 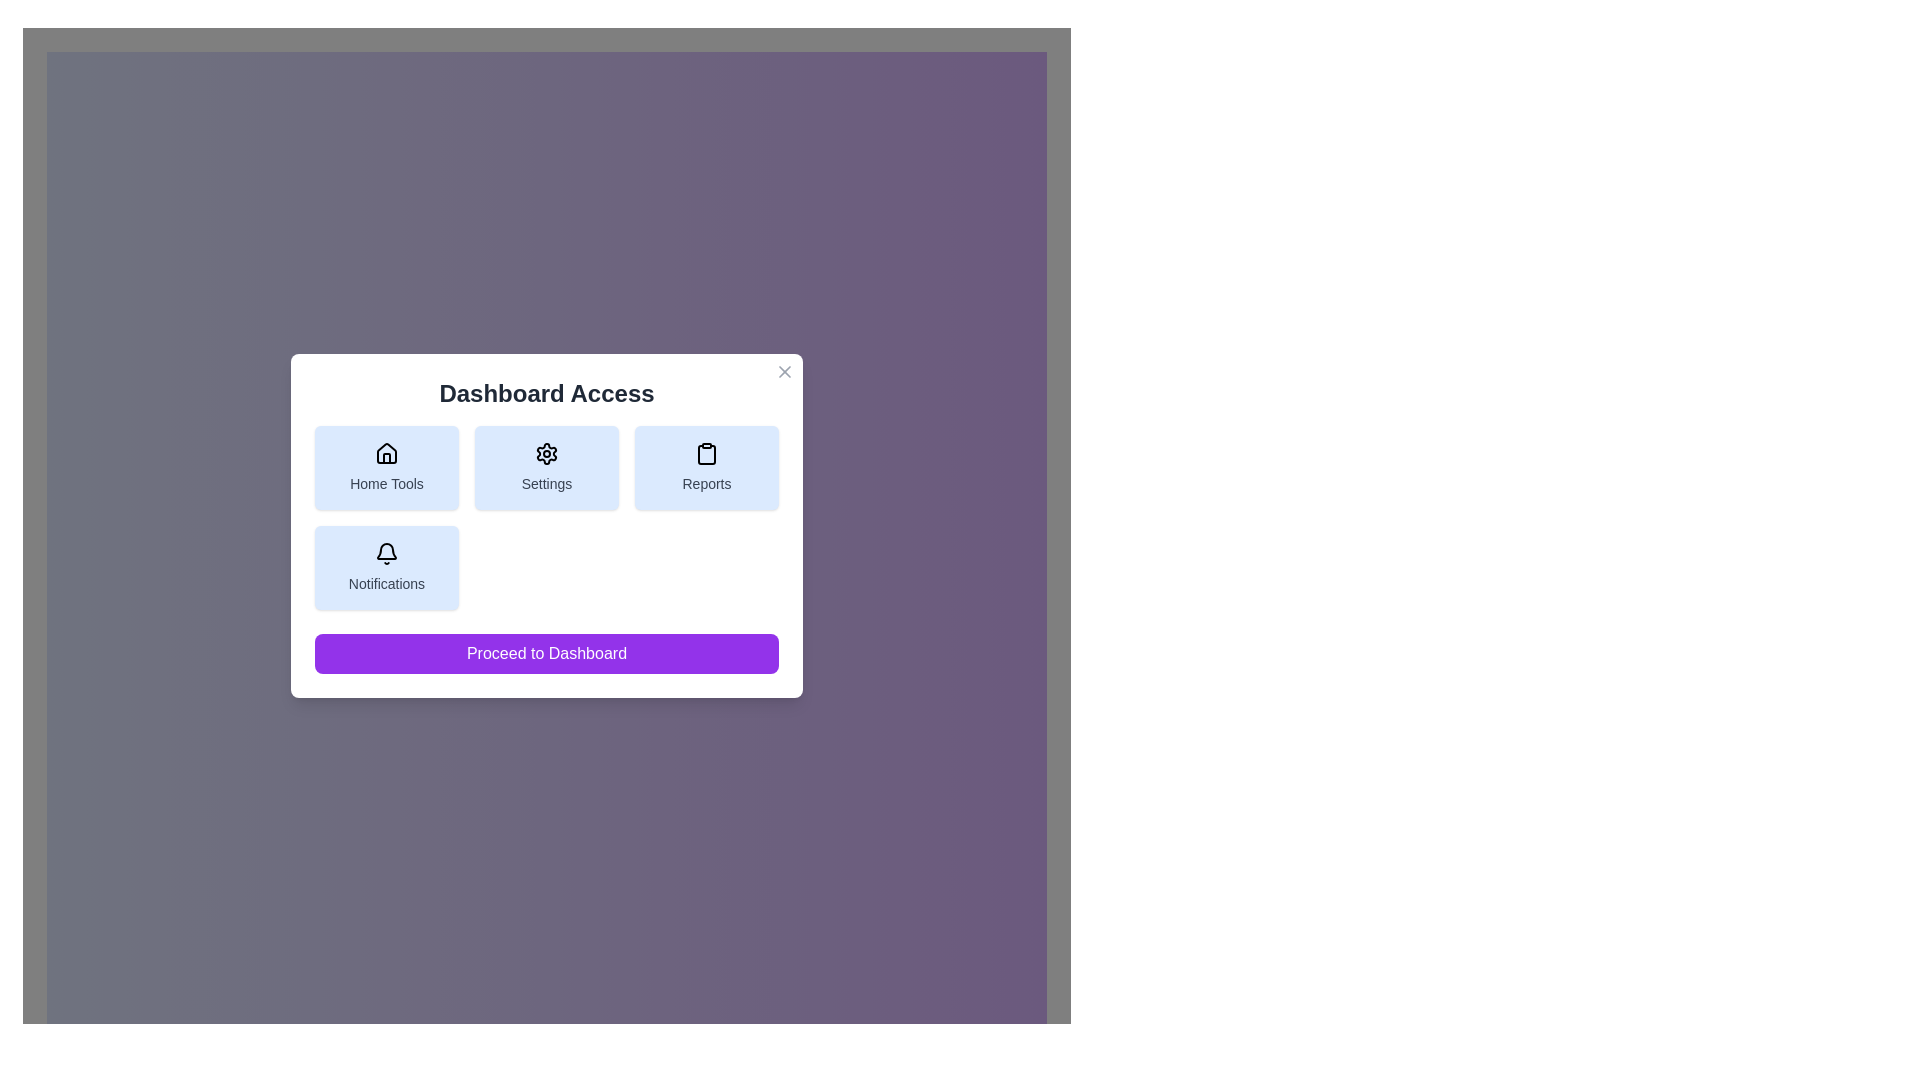 I want to click on the settings gear icon, which is a minimalistic line-style icon with a circular center and cog-like extensions, located in the top center of the 'Settings' card with a light blue background, so click(x=547, y=454).